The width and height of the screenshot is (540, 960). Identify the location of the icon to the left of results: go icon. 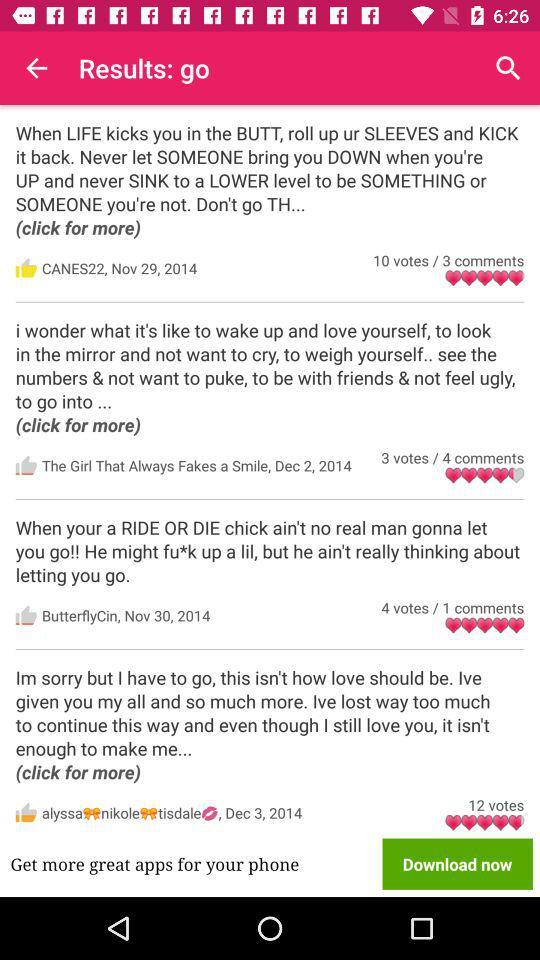
(36, 68).